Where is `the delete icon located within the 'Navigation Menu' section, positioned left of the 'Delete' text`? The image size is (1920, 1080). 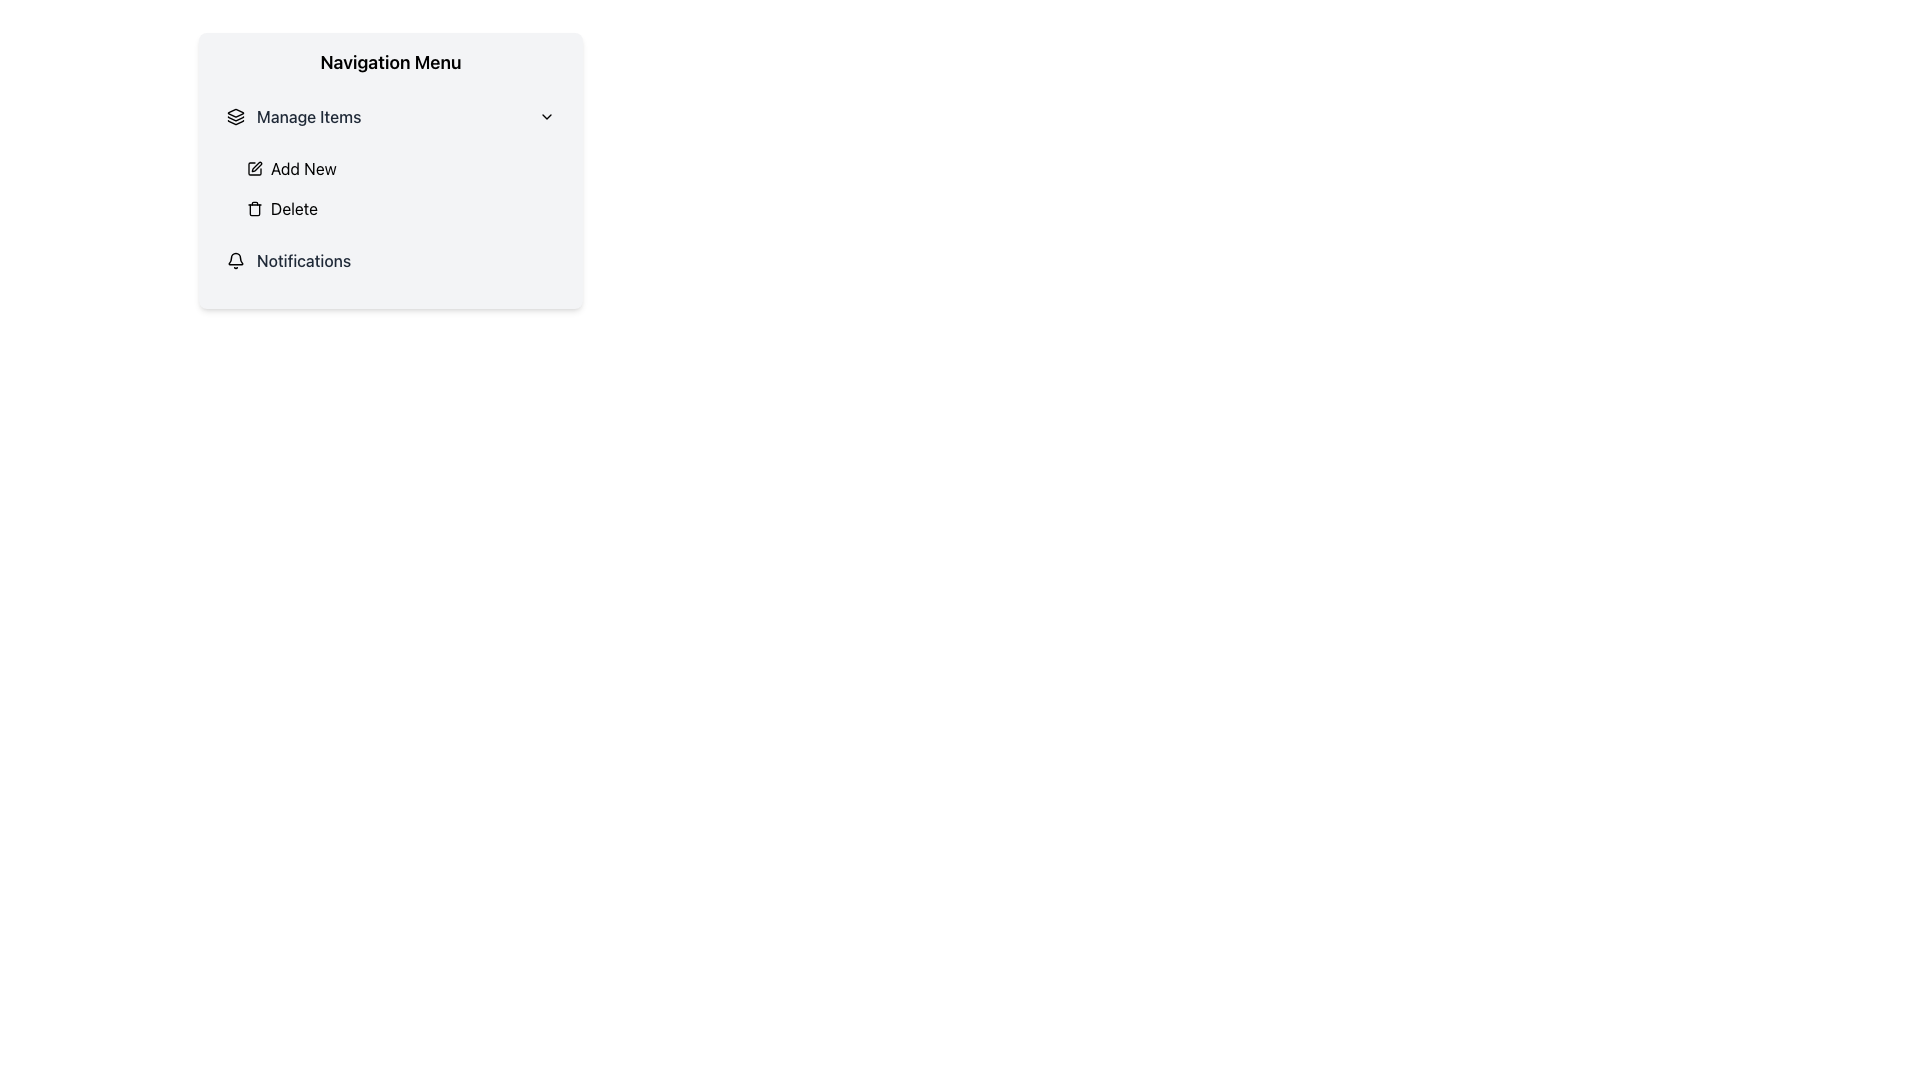
the delete icon located within the 'Navigation Menu' section, positioned left of the 'Delete' text is located at coordinates (253, 208).